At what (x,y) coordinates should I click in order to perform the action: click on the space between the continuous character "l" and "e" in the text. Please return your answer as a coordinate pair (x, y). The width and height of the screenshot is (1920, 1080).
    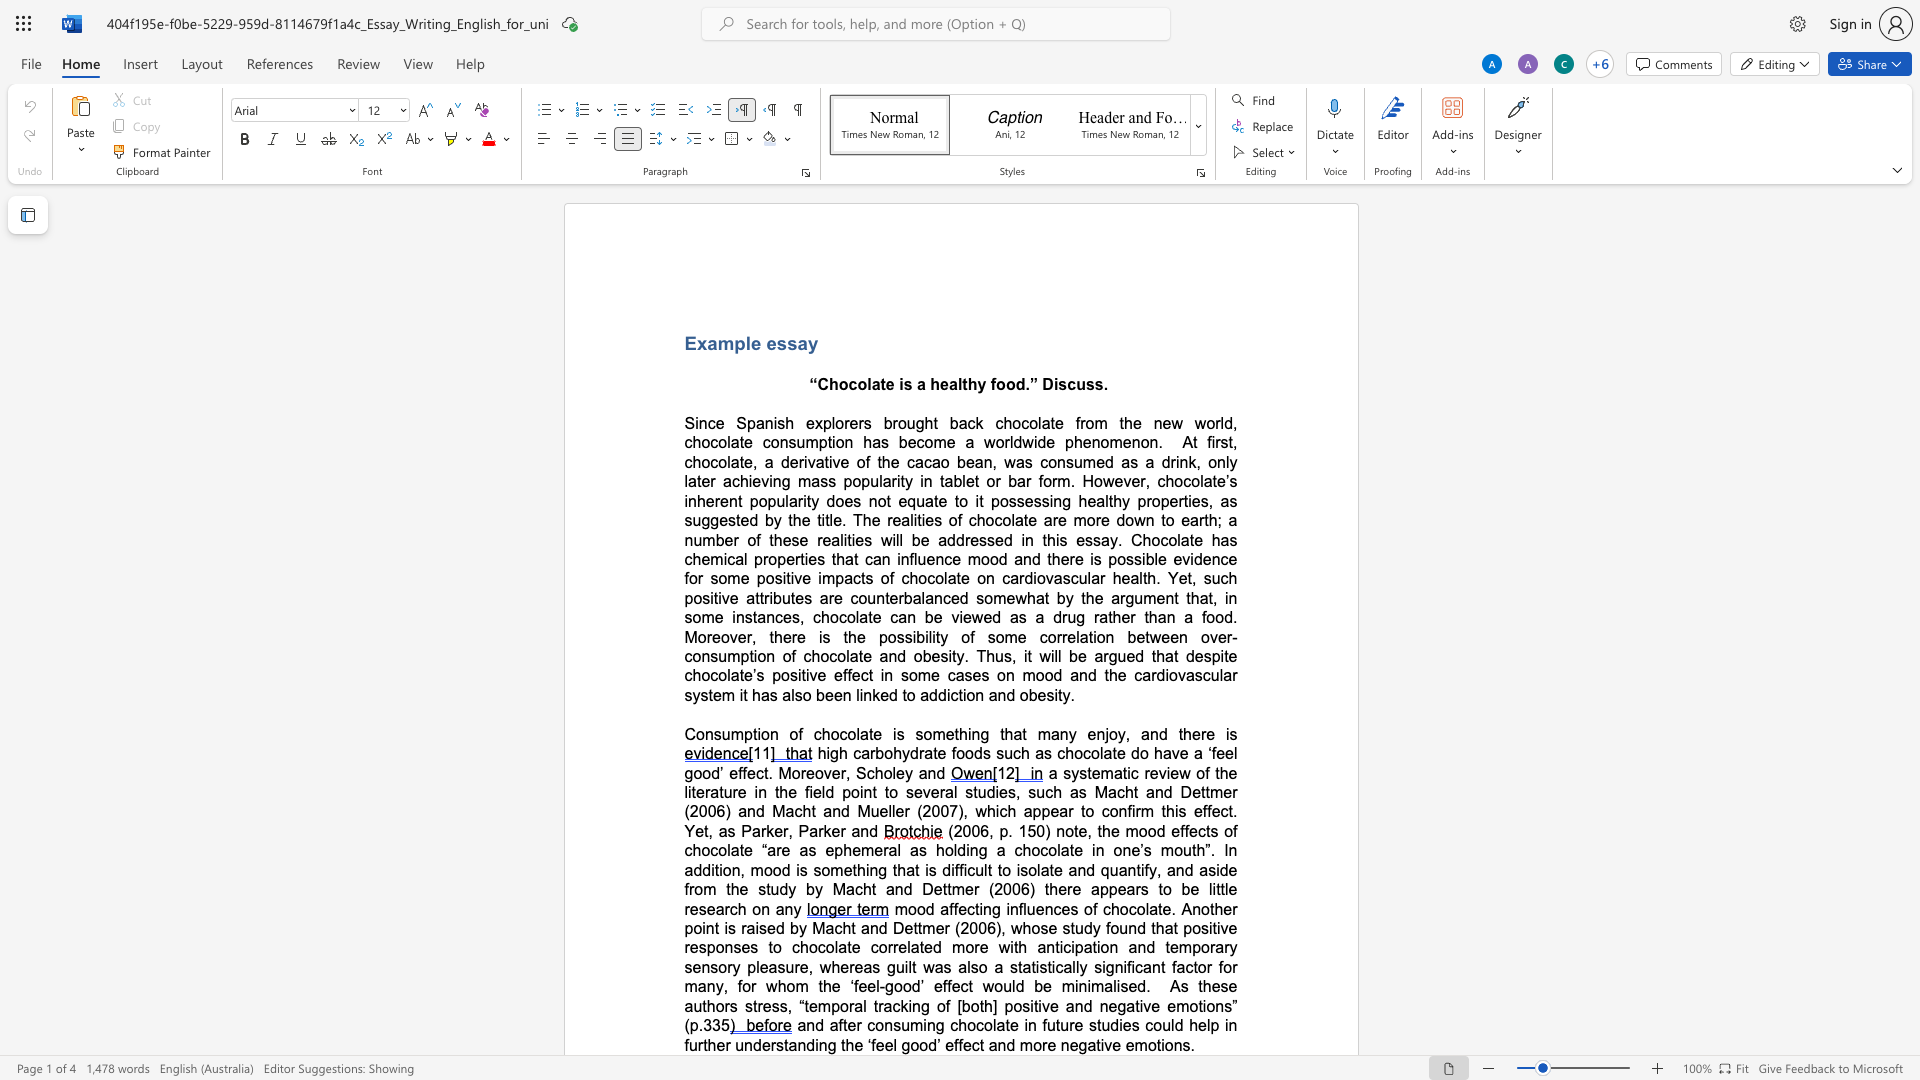
    Looking at the image, I should click on (1159, 559).